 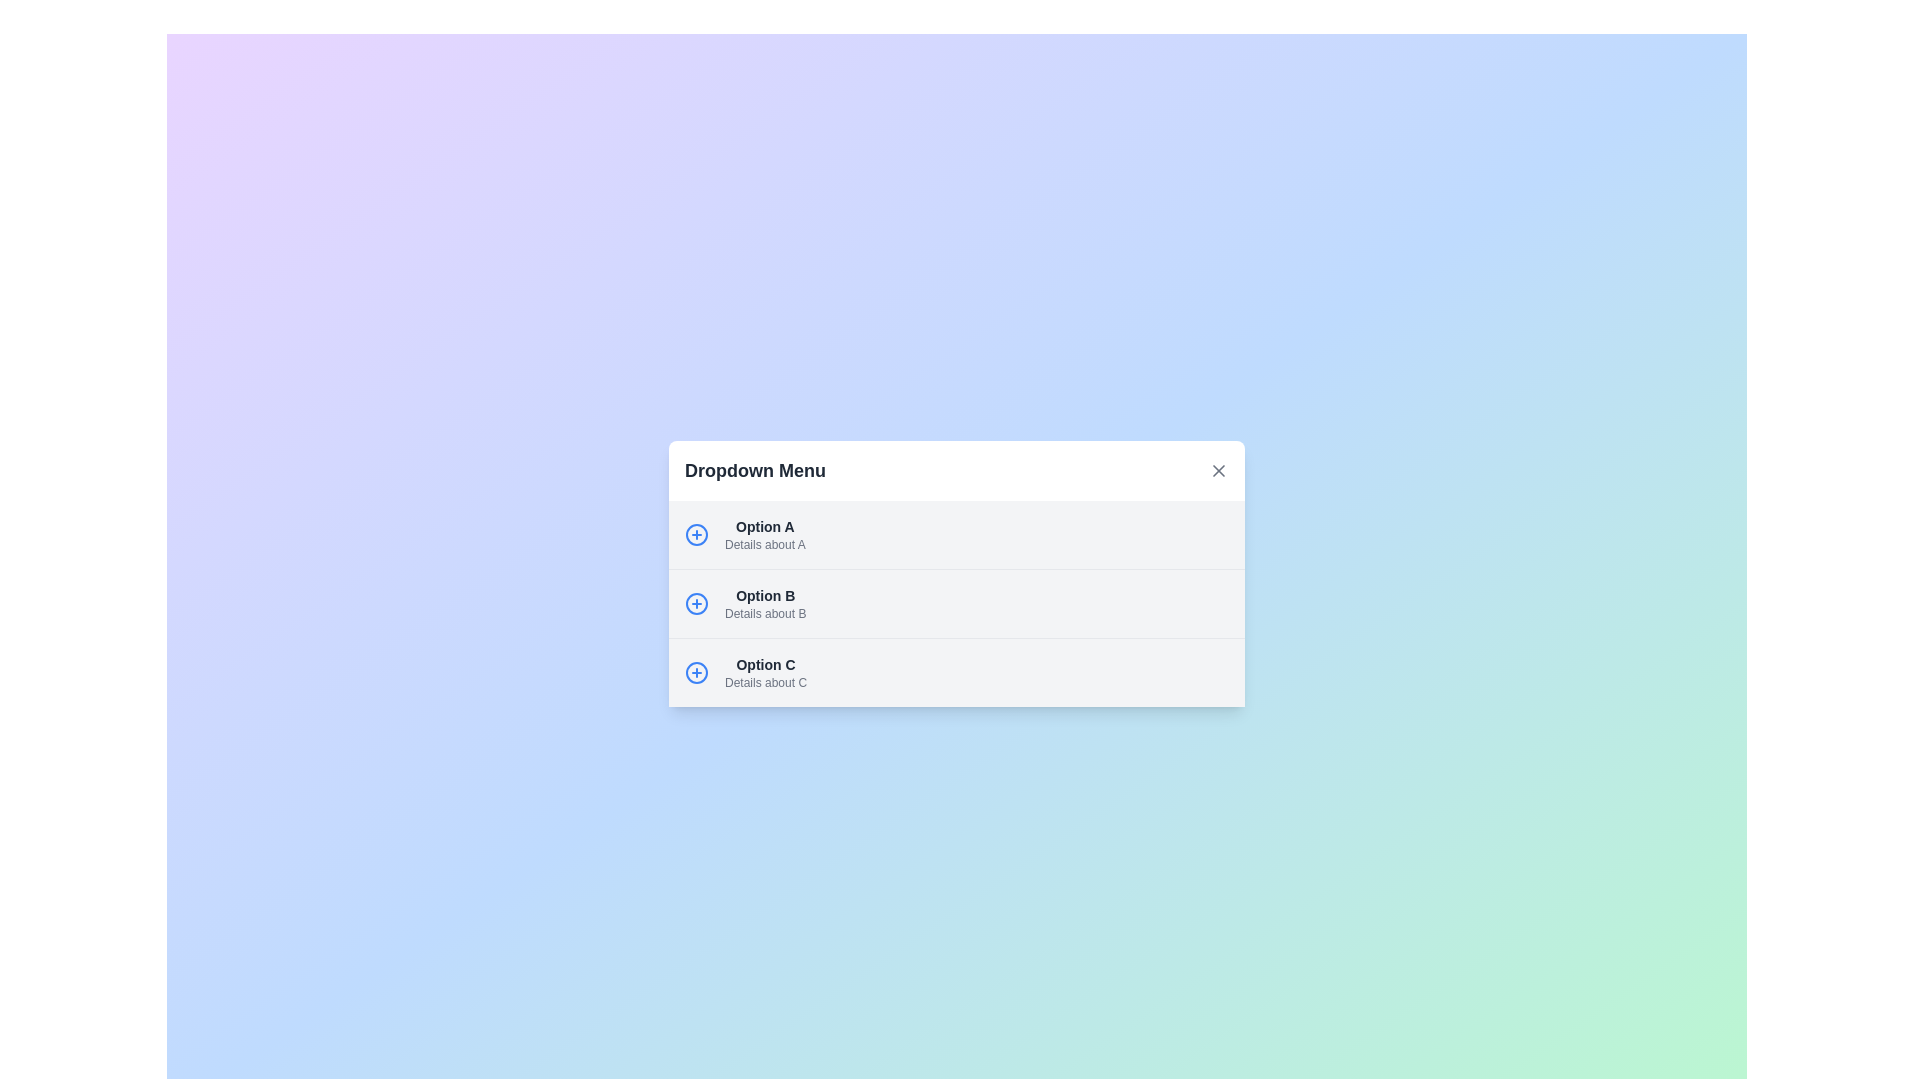 What do you see at coordinates (765, 664) in the screenshot?
I see `the text label that identifies 'Option C' in the dropdown menu, located in the third row of items` at bounding box center [765, 664].